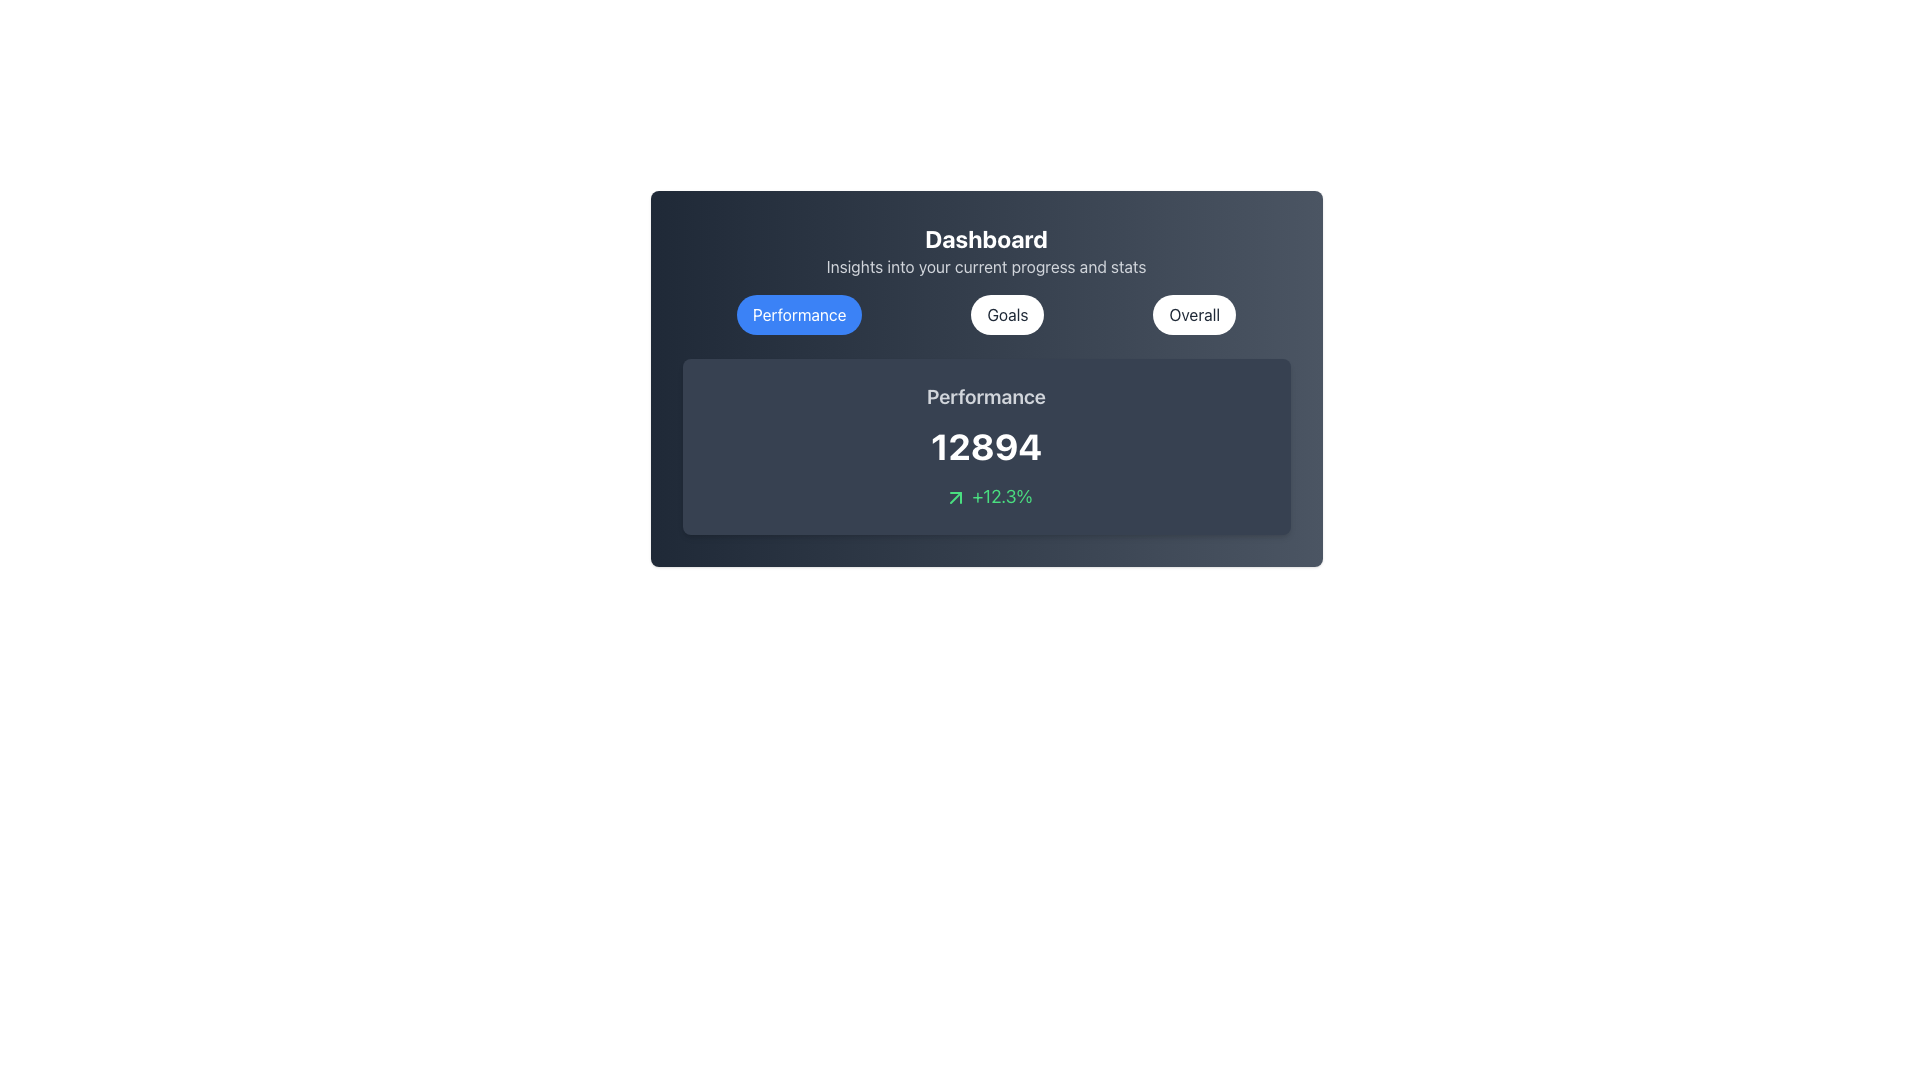 This screenshot has width=1920, height=1080. Describe the element at coordinates (955, 497) in the screenshot. I see `the small green upward-right pointing arrow icon located within the performance summary box on the dashboard interface` at that location.